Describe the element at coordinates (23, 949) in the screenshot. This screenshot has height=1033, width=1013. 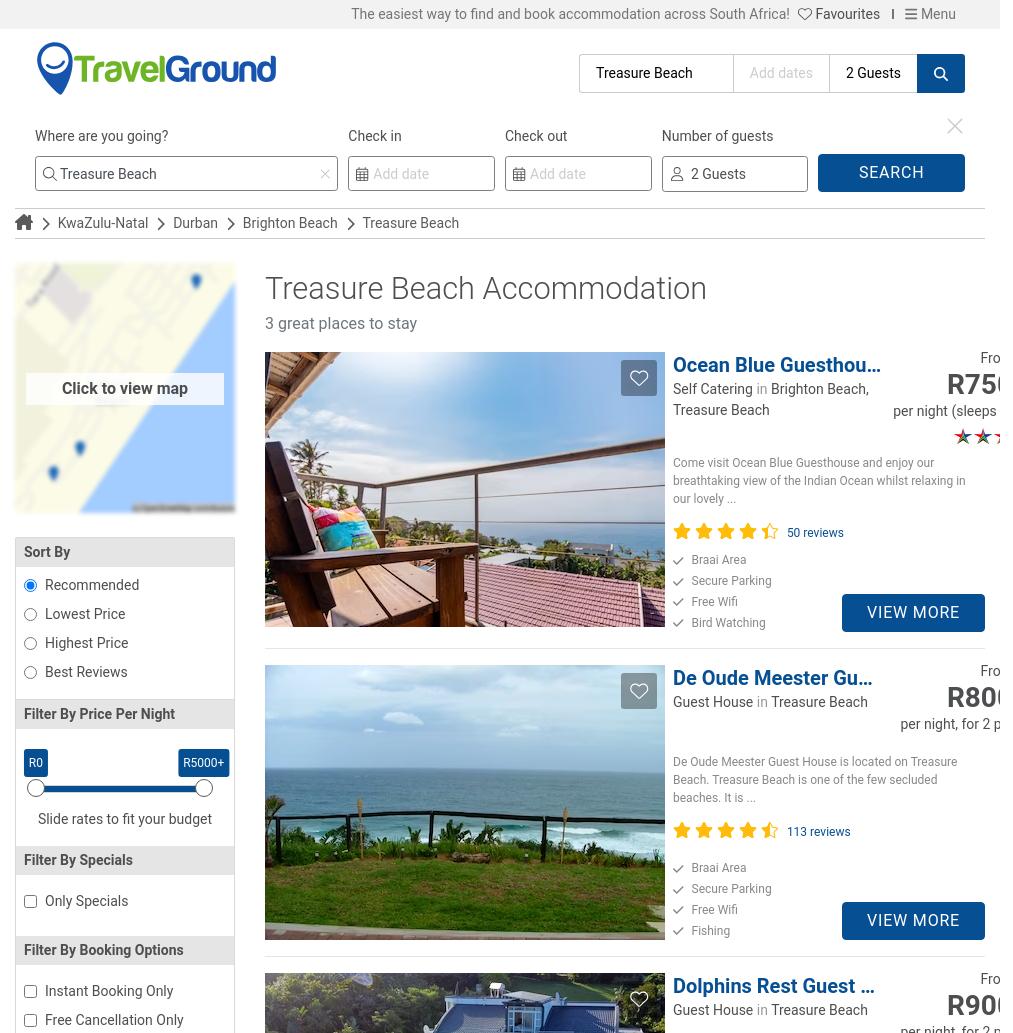
I see `'Filter By Booking Options'` at that location.